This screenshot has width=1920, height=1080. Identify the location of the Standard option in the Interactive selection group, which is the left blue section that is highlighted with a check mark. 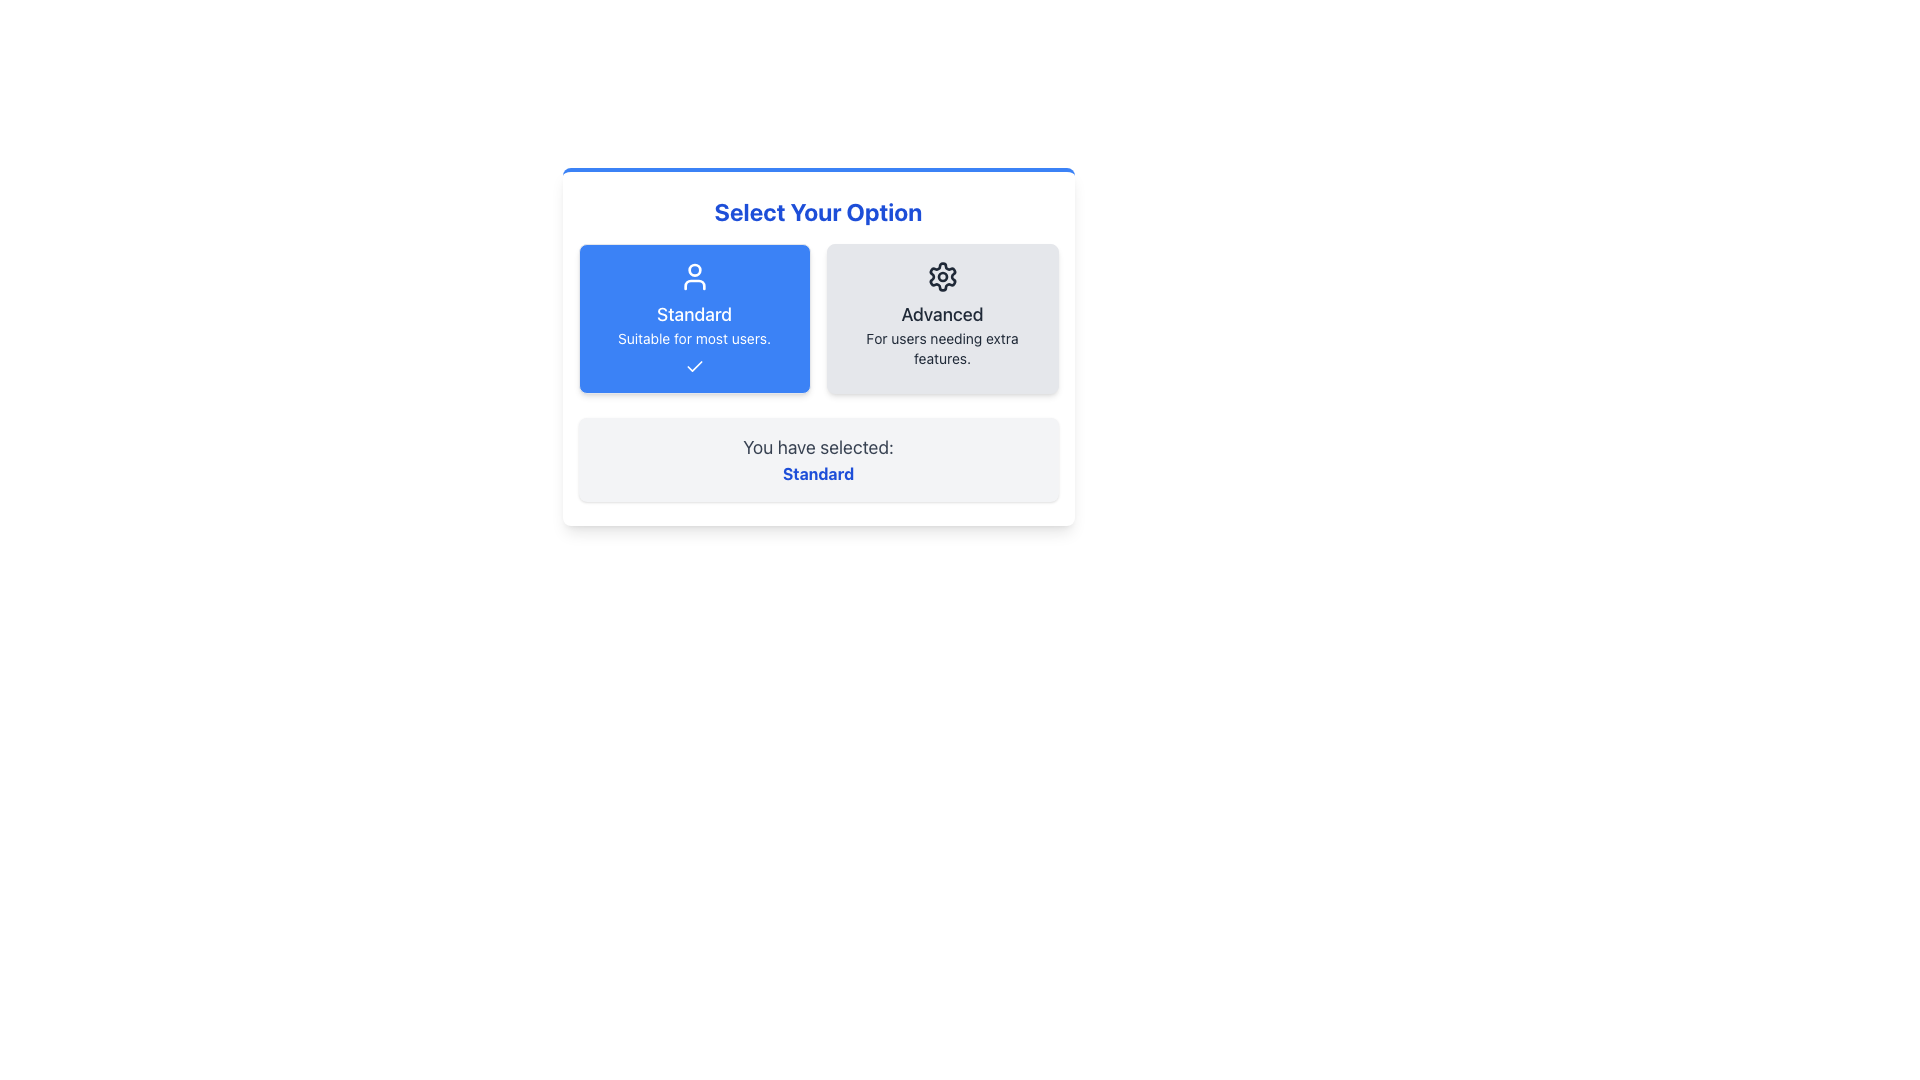
(818, 318).